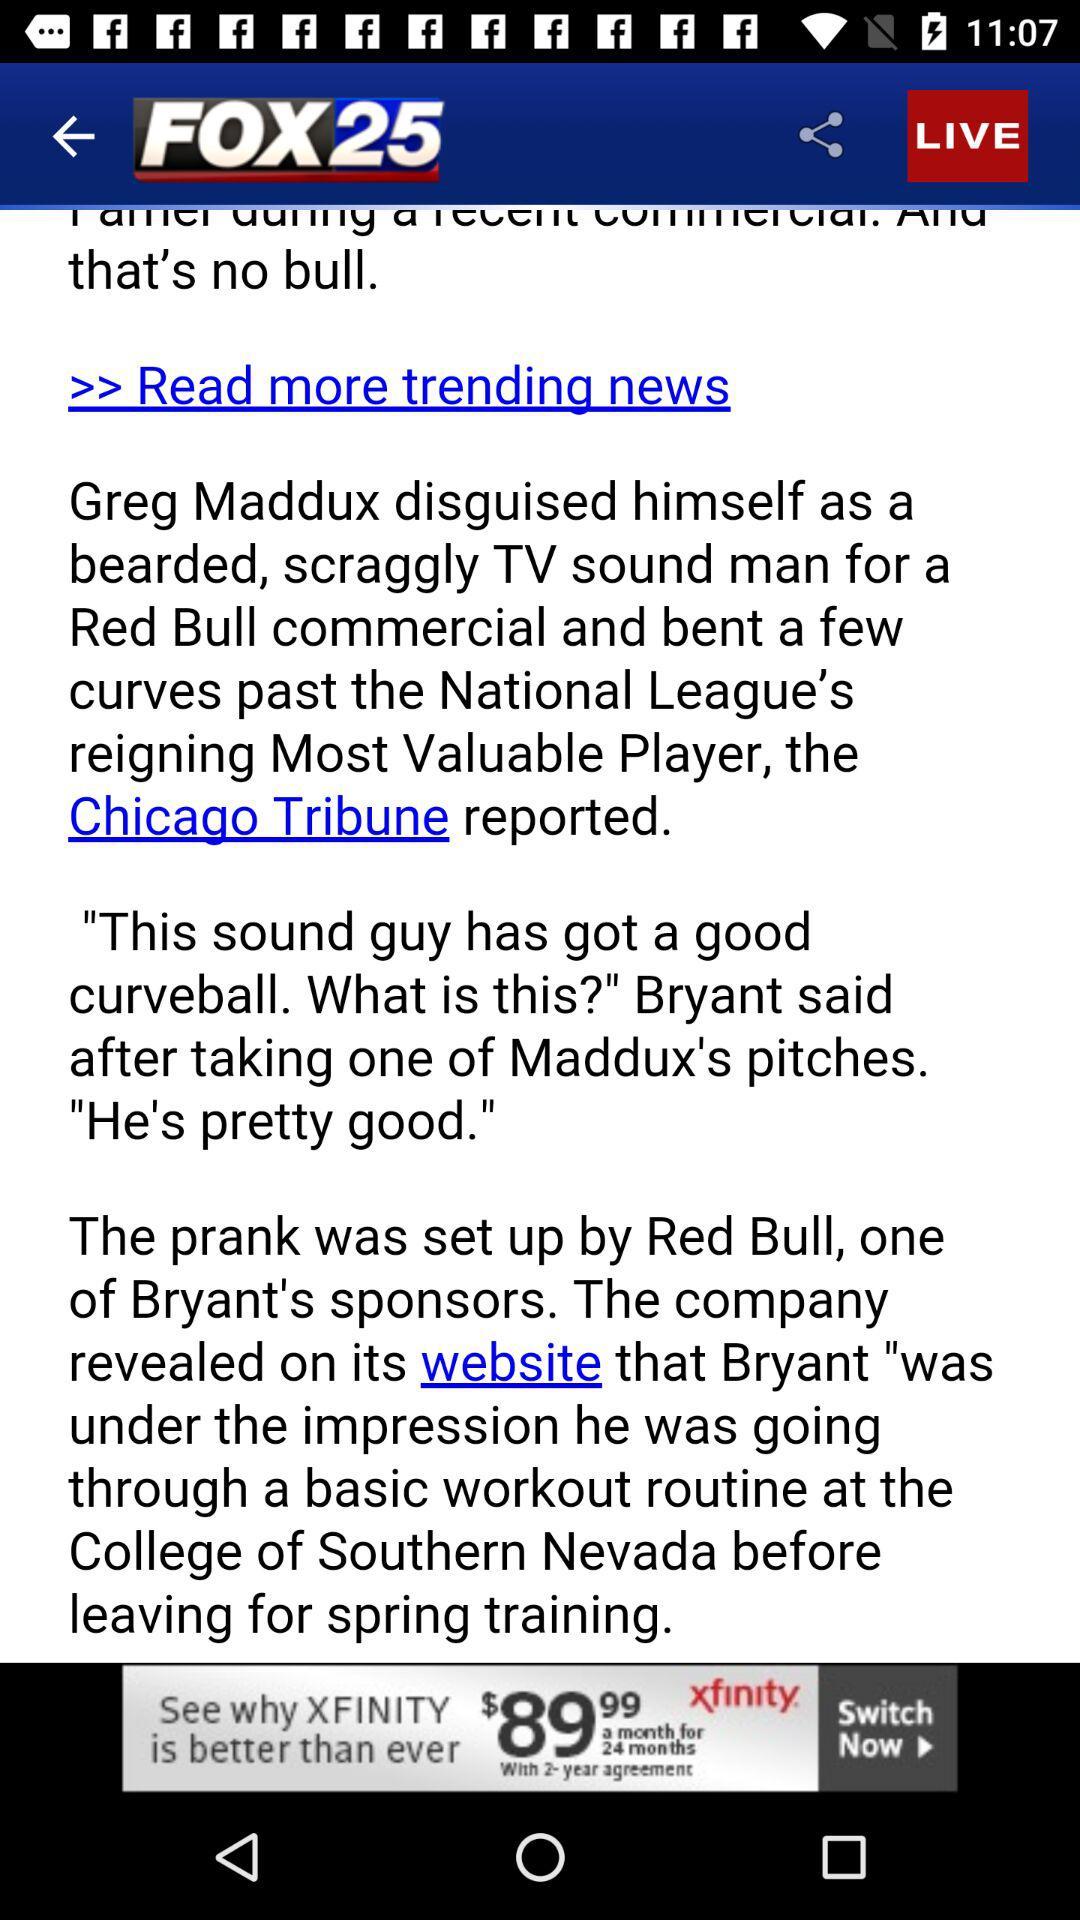 The image size is (1080, 1920). What do you see at coordinates (288, 138) in the screenshot?
I see `the logo on the left to the share button of the web page` at bounding box center [288, 138].